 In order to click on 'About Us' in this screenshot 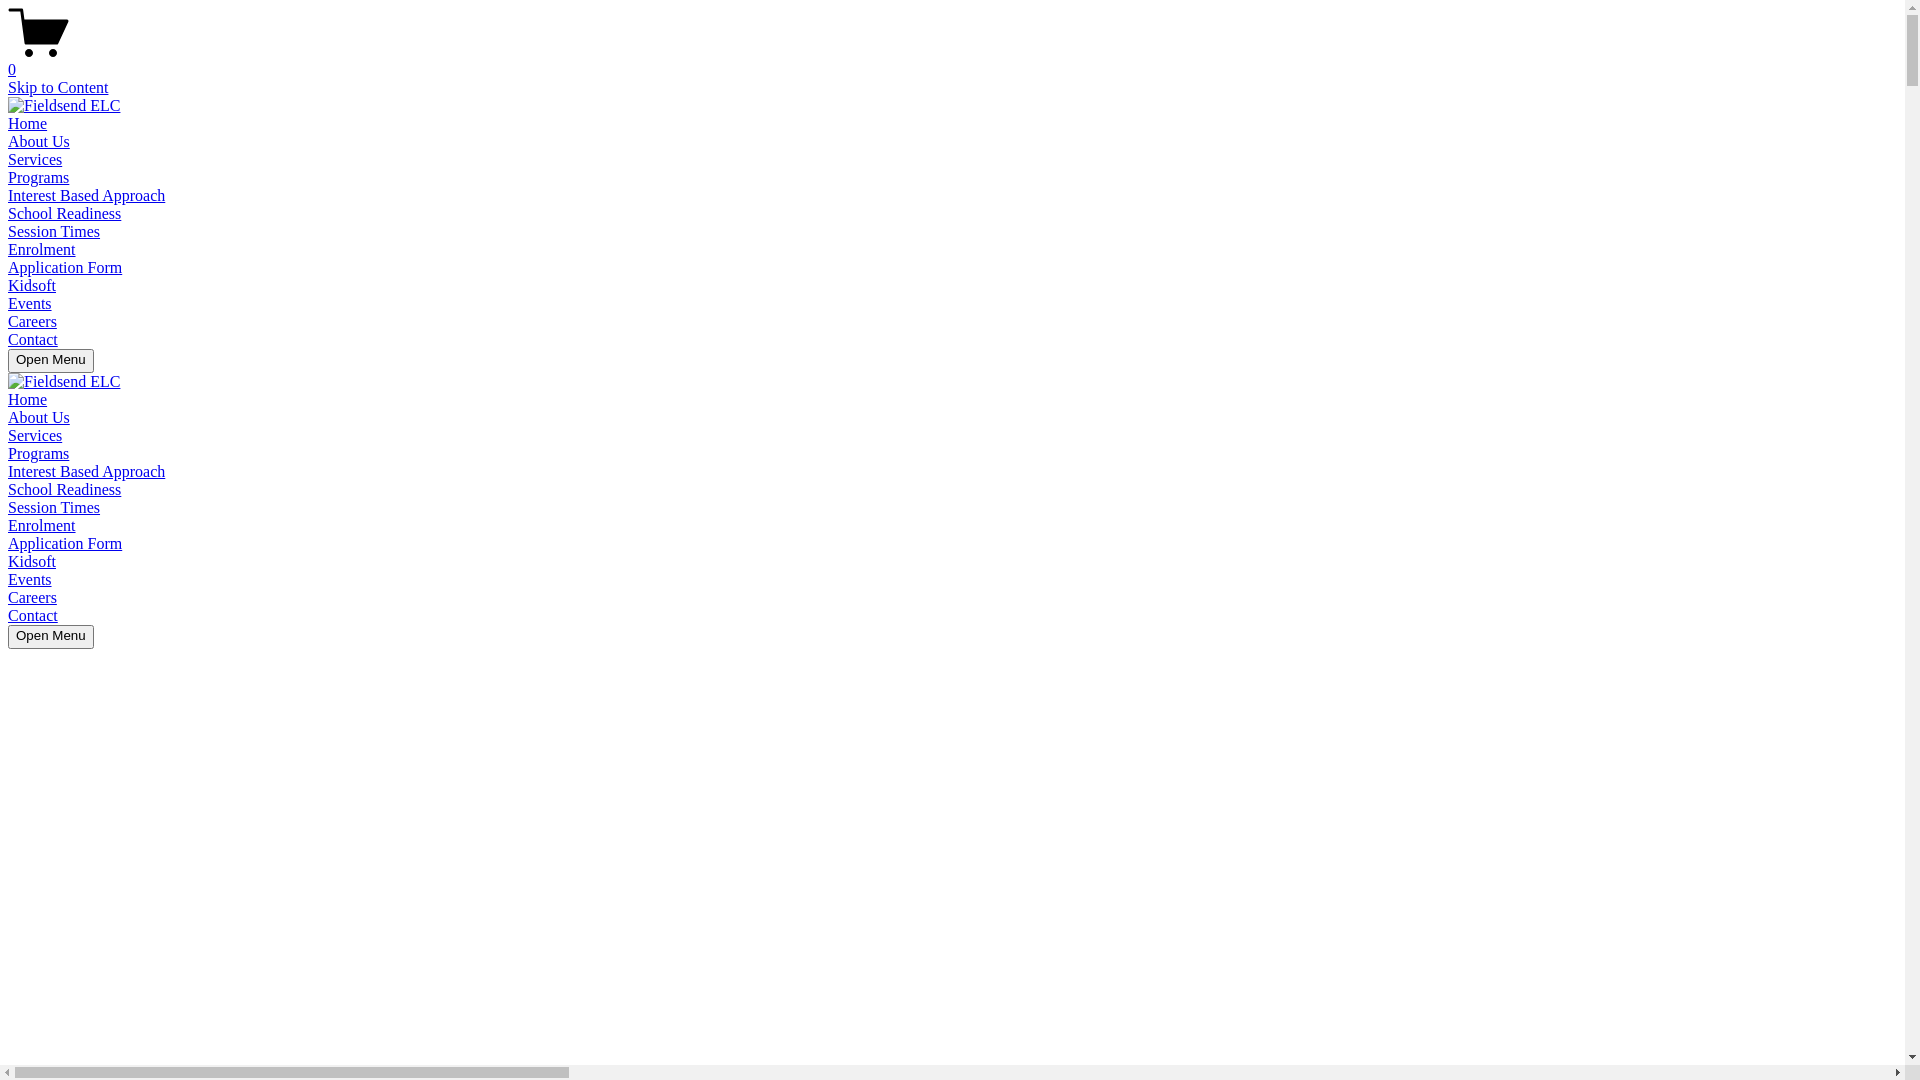, I will do `click(38, 416)`.